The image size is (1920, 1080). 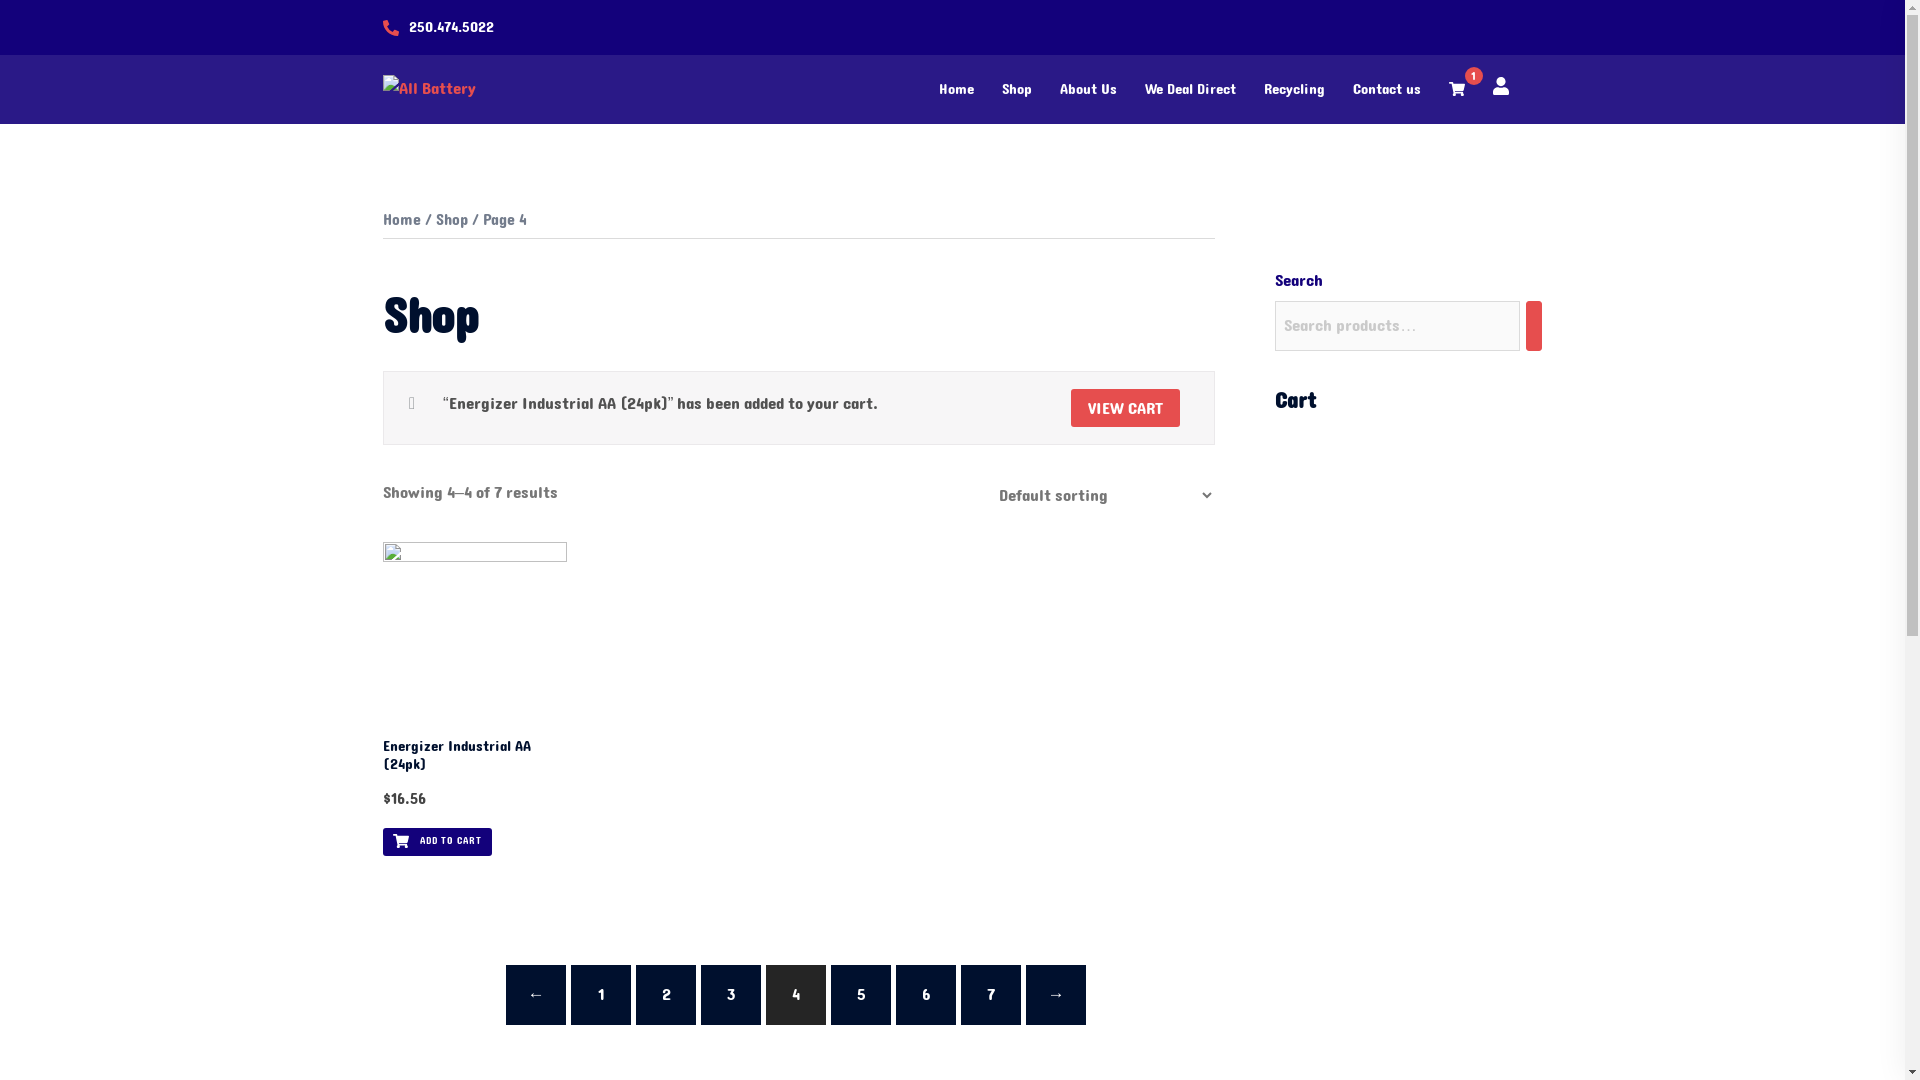 I want to click on 'Login/Register', so click(x=1499, y=83).